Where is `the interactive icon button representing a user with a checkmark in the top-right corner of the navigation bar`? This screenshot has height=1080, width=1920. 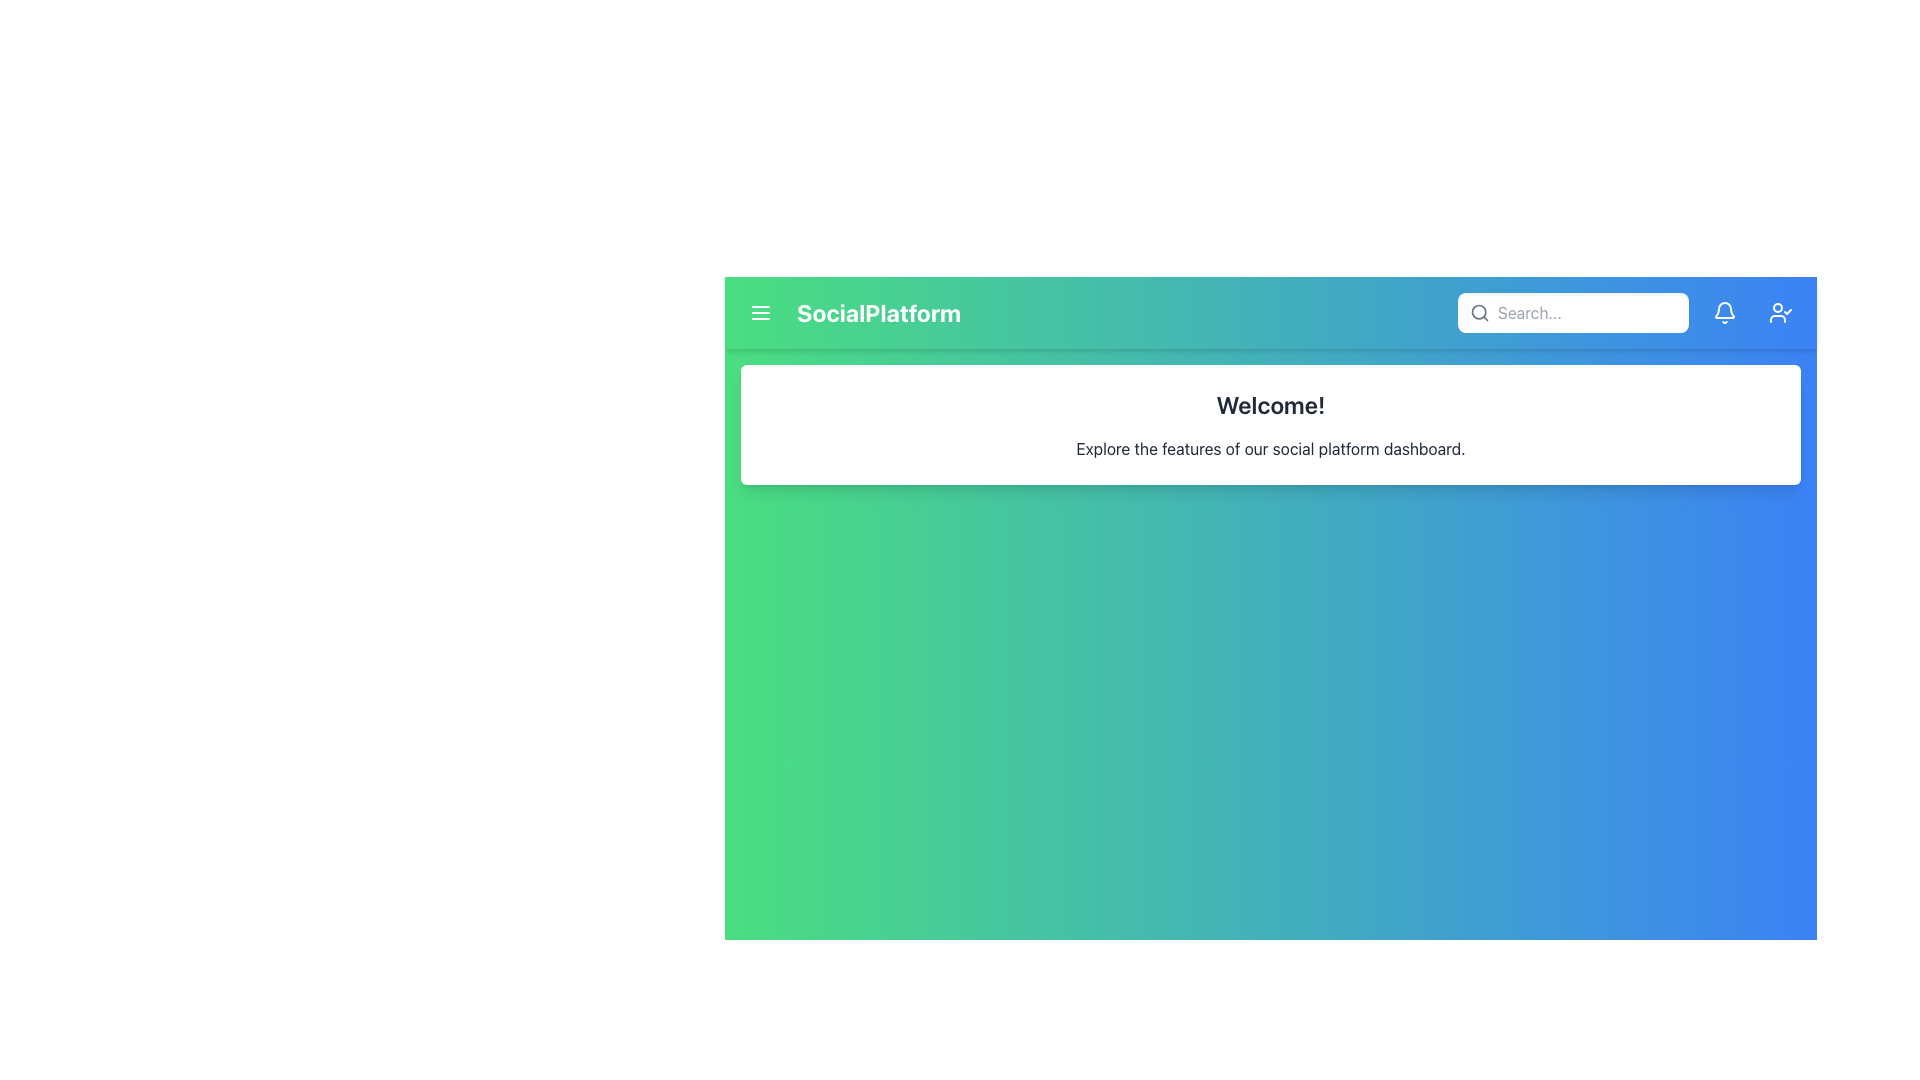 the interactive icon button representing a user with a checkmark in the top-right corner of the navigation bar is located at coordinates (1780, 312).